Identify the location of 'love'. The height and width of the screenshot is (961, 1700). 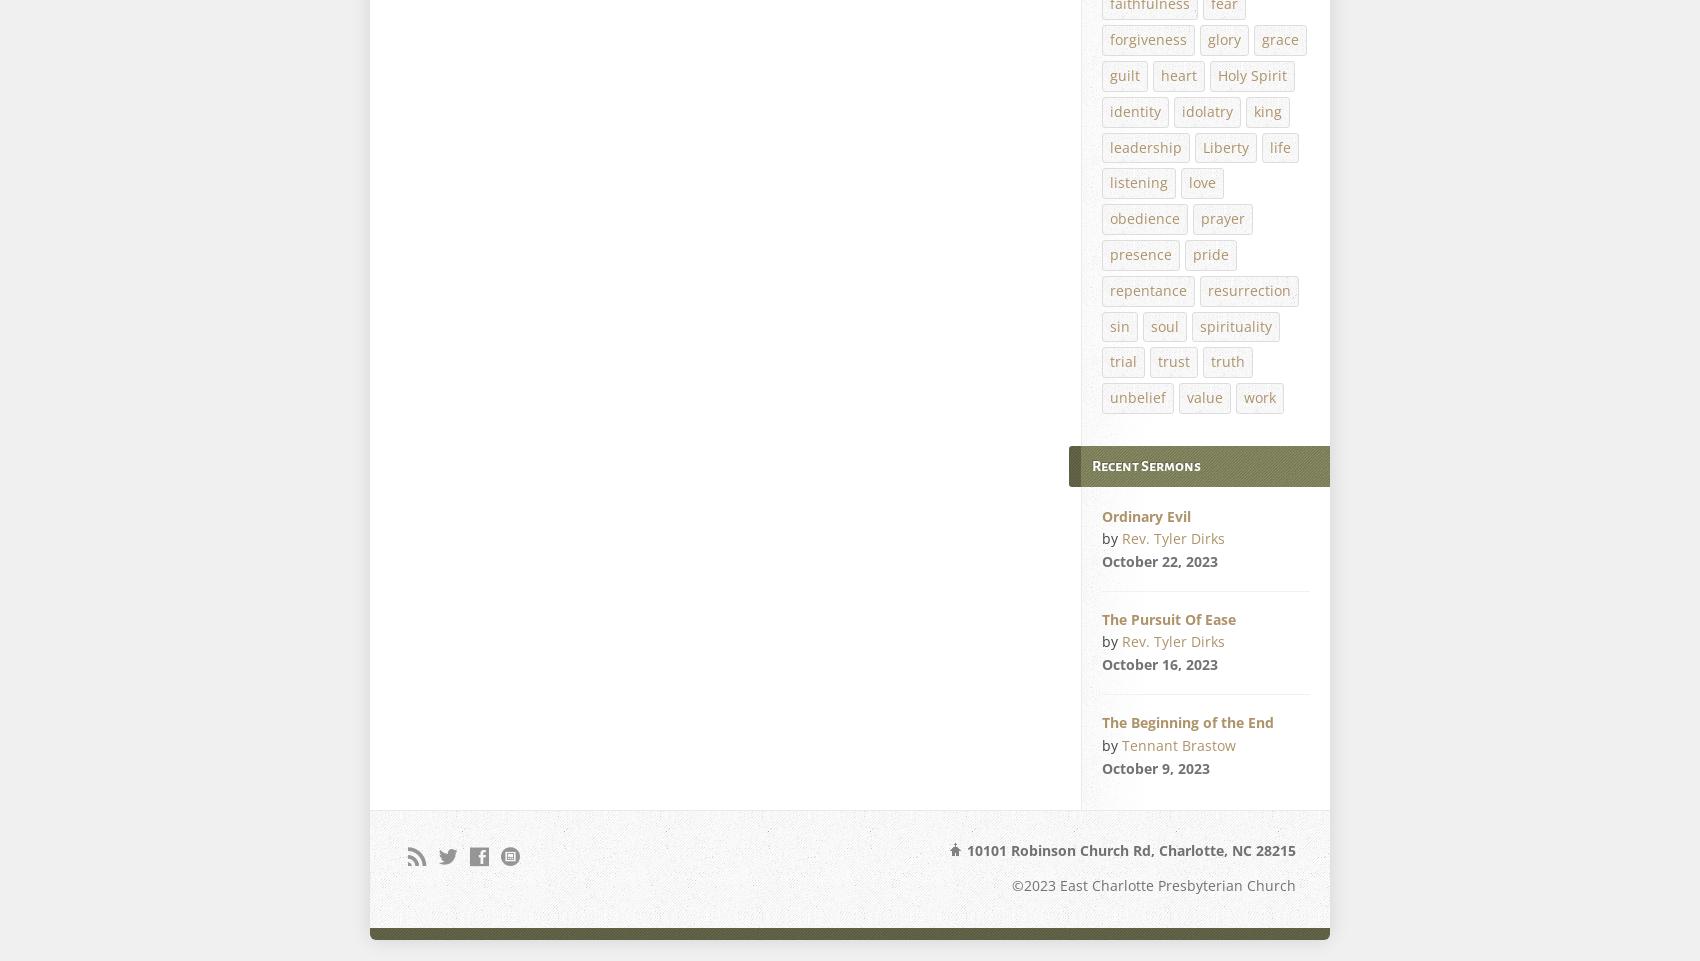
(1201, 182).